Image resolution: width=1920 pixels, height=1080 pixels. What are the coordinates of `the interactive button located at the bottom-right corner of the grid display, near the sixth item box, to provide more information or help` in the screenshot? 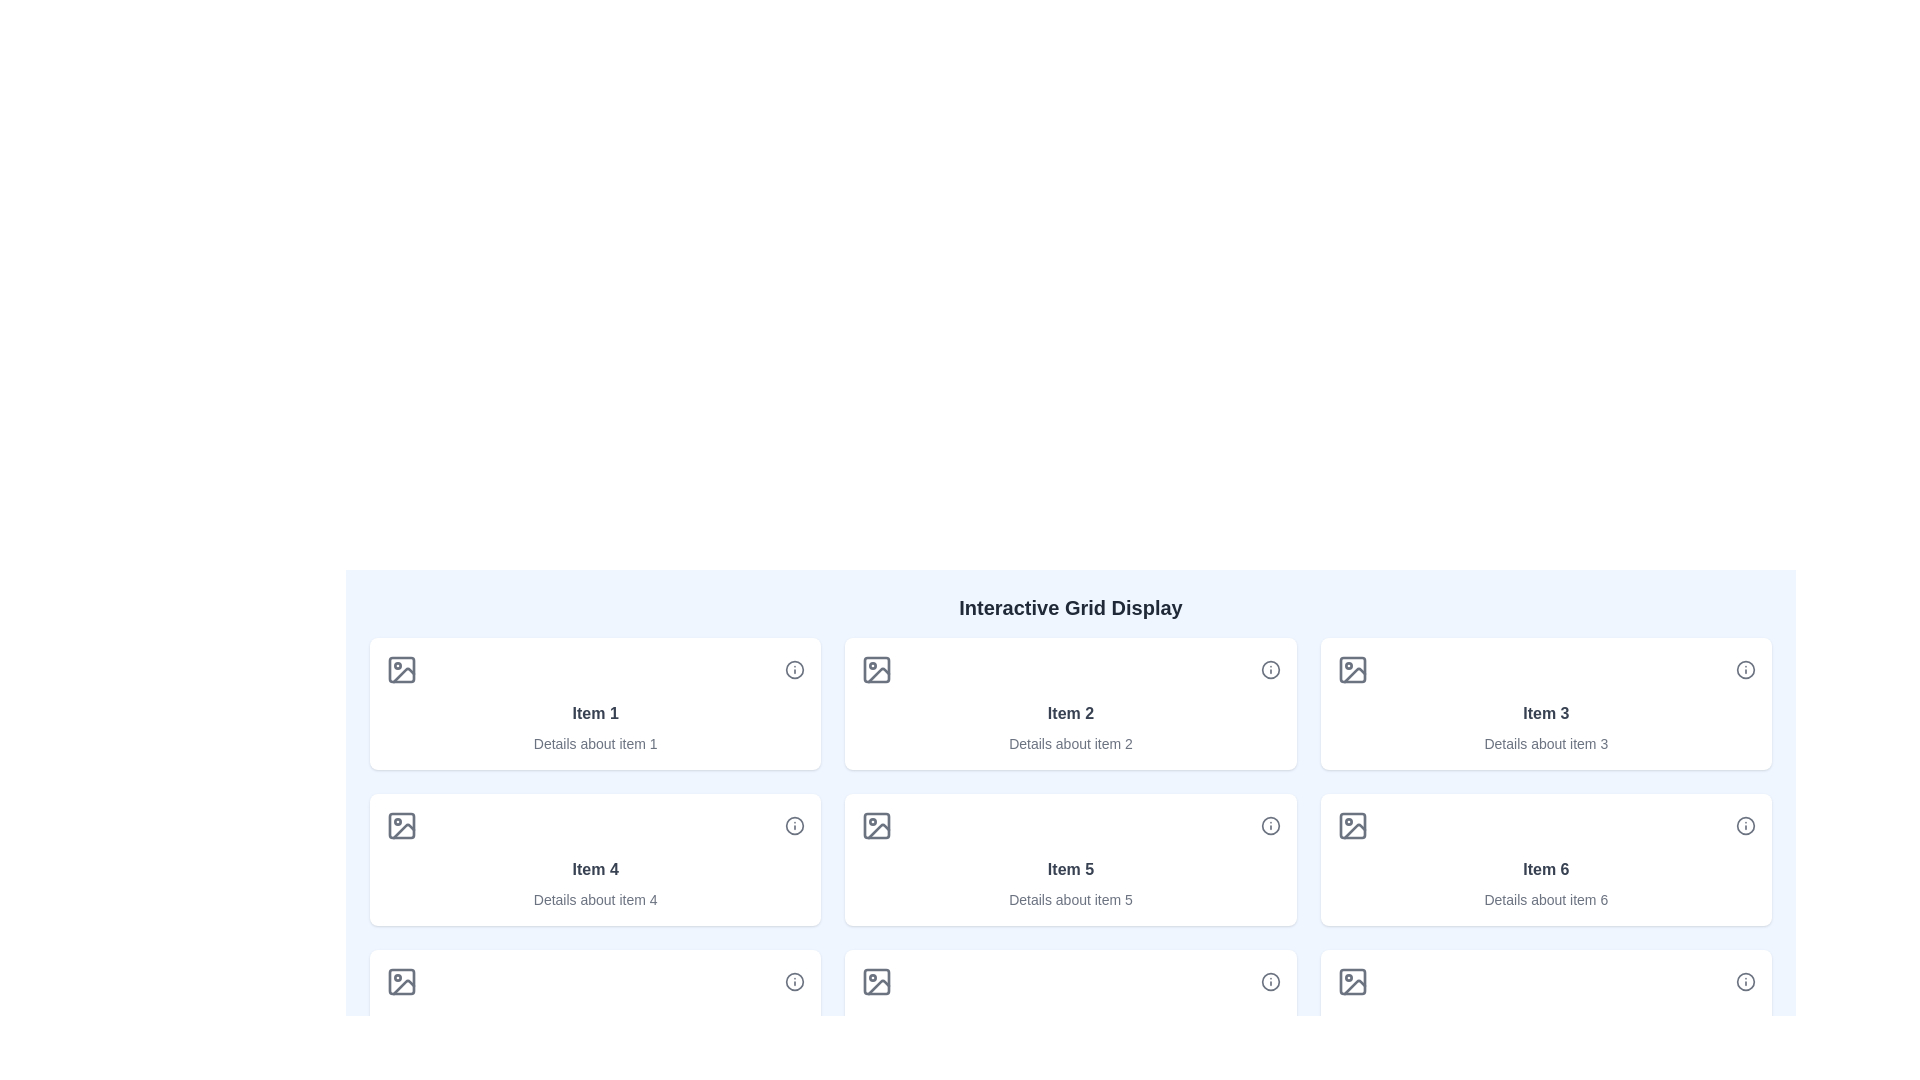 It's located at (1745, 981).